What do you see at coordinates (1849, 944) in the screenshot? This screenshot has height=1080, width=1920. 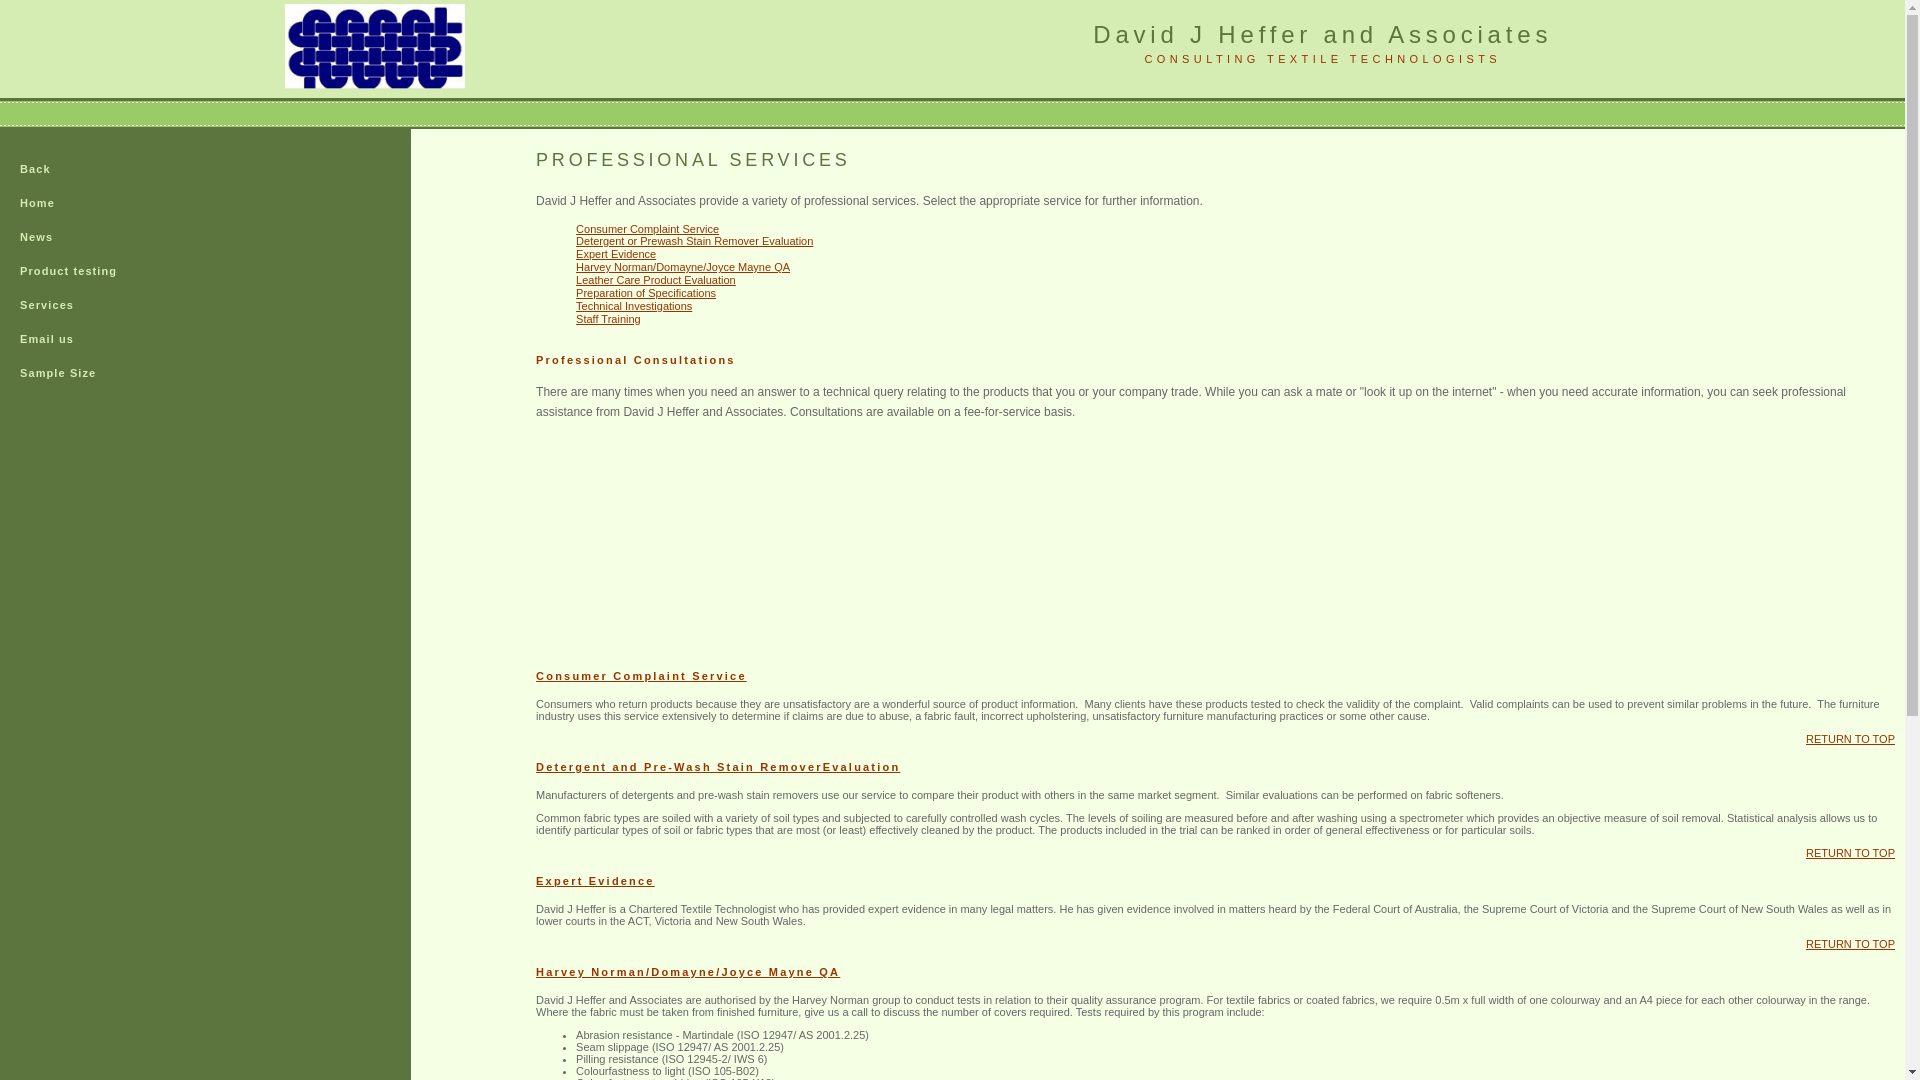 I see `'RETURN TO TOP'` at bounding box center [1849, 944].